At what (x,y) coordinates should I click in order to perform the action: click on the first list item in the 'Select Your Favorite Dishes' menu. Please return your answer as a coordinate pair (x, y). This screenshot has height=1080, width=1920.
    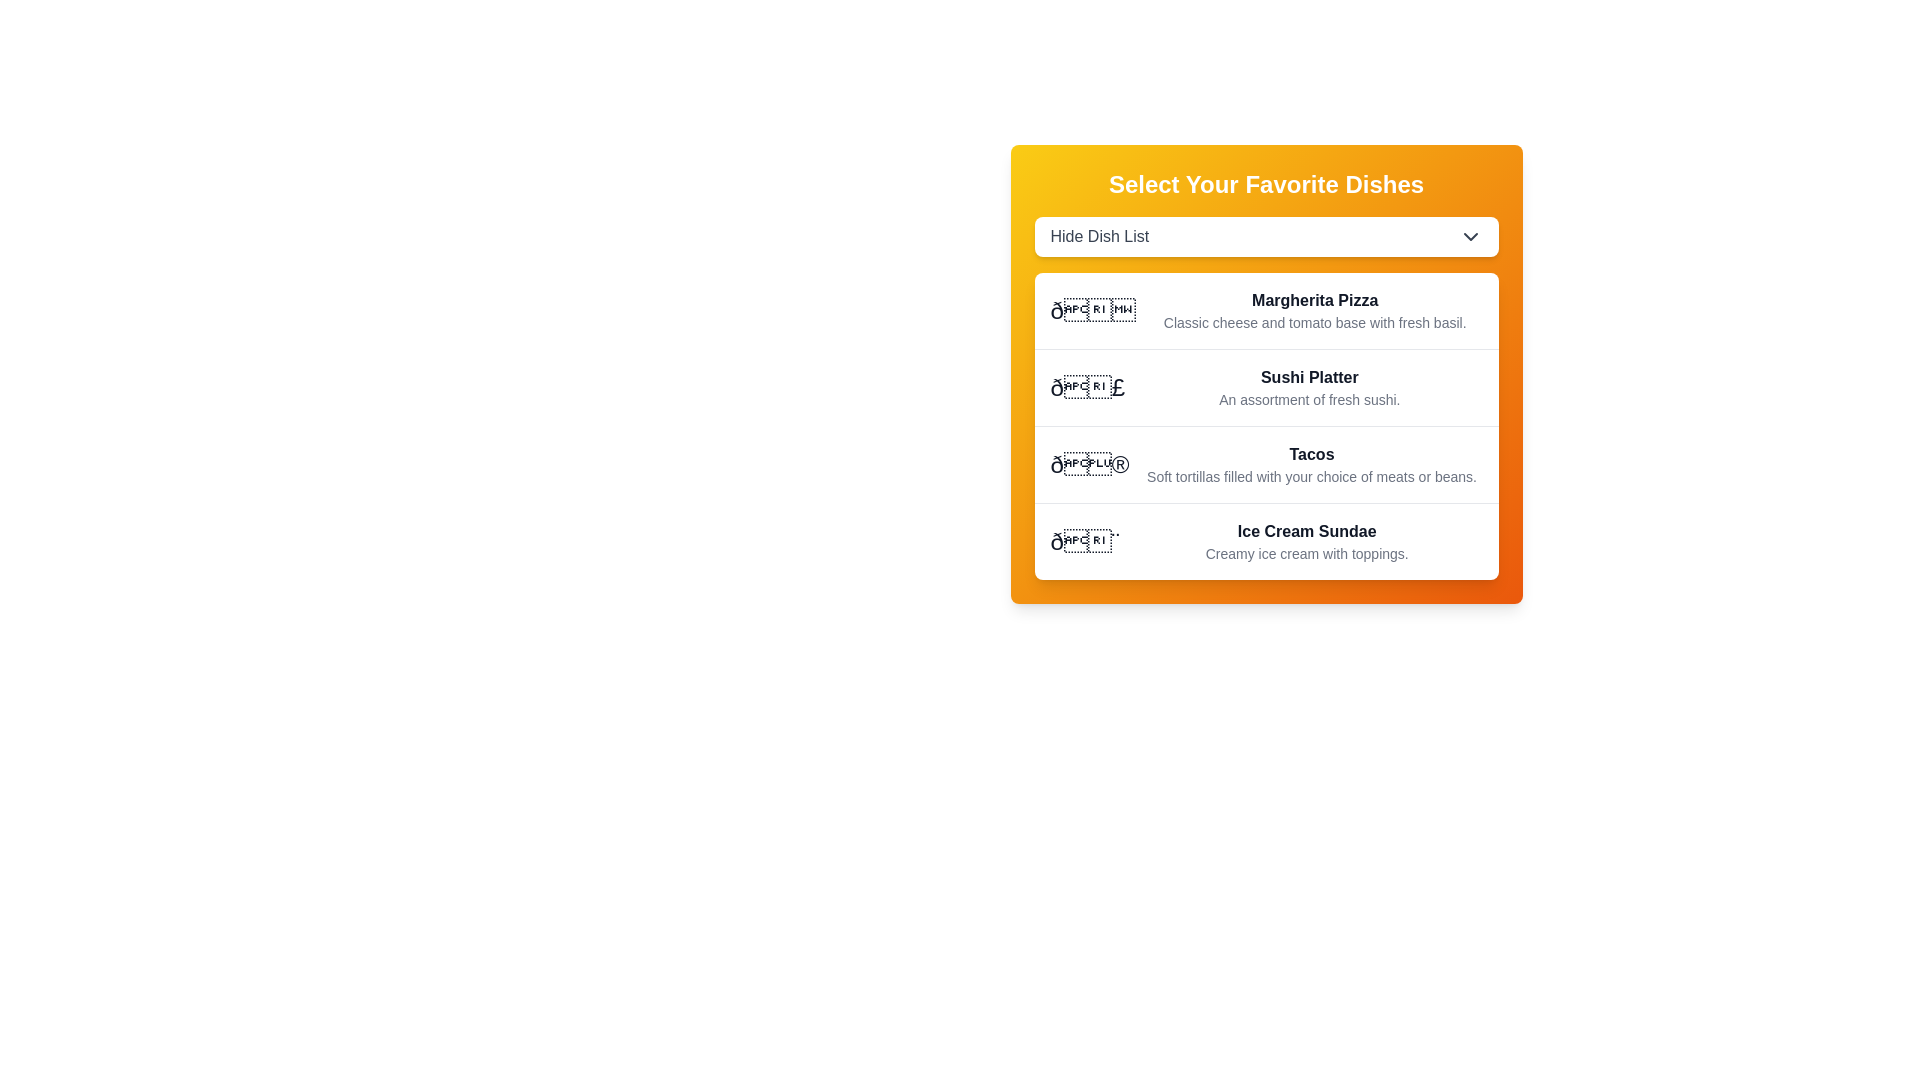
    Looking at the image, I should click on (1265, 311).